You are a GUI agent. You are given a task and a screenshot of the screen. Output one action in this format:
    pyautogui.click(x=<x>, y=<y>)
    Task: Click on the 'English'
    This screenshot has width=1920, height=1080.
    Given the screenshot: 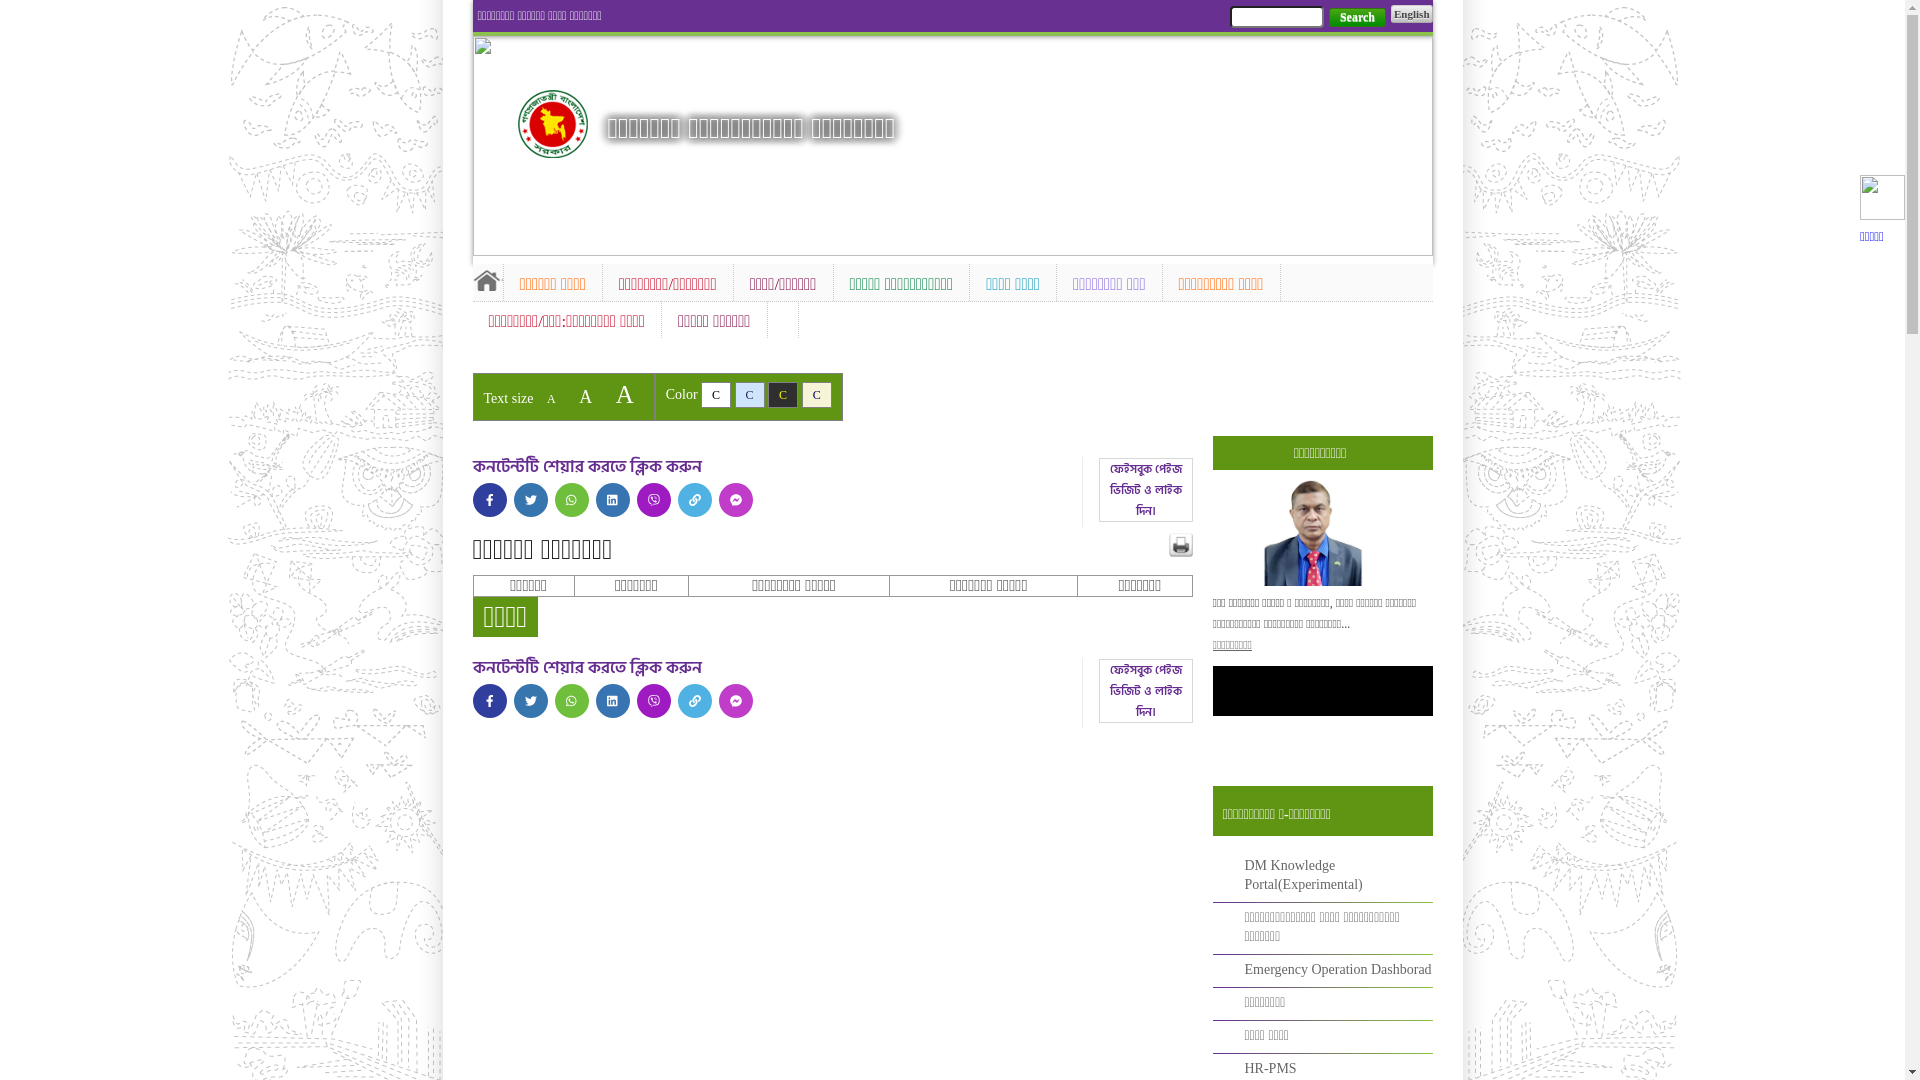 What is the action you would take?
    pyautogui.click(x=1410, y=14)
    